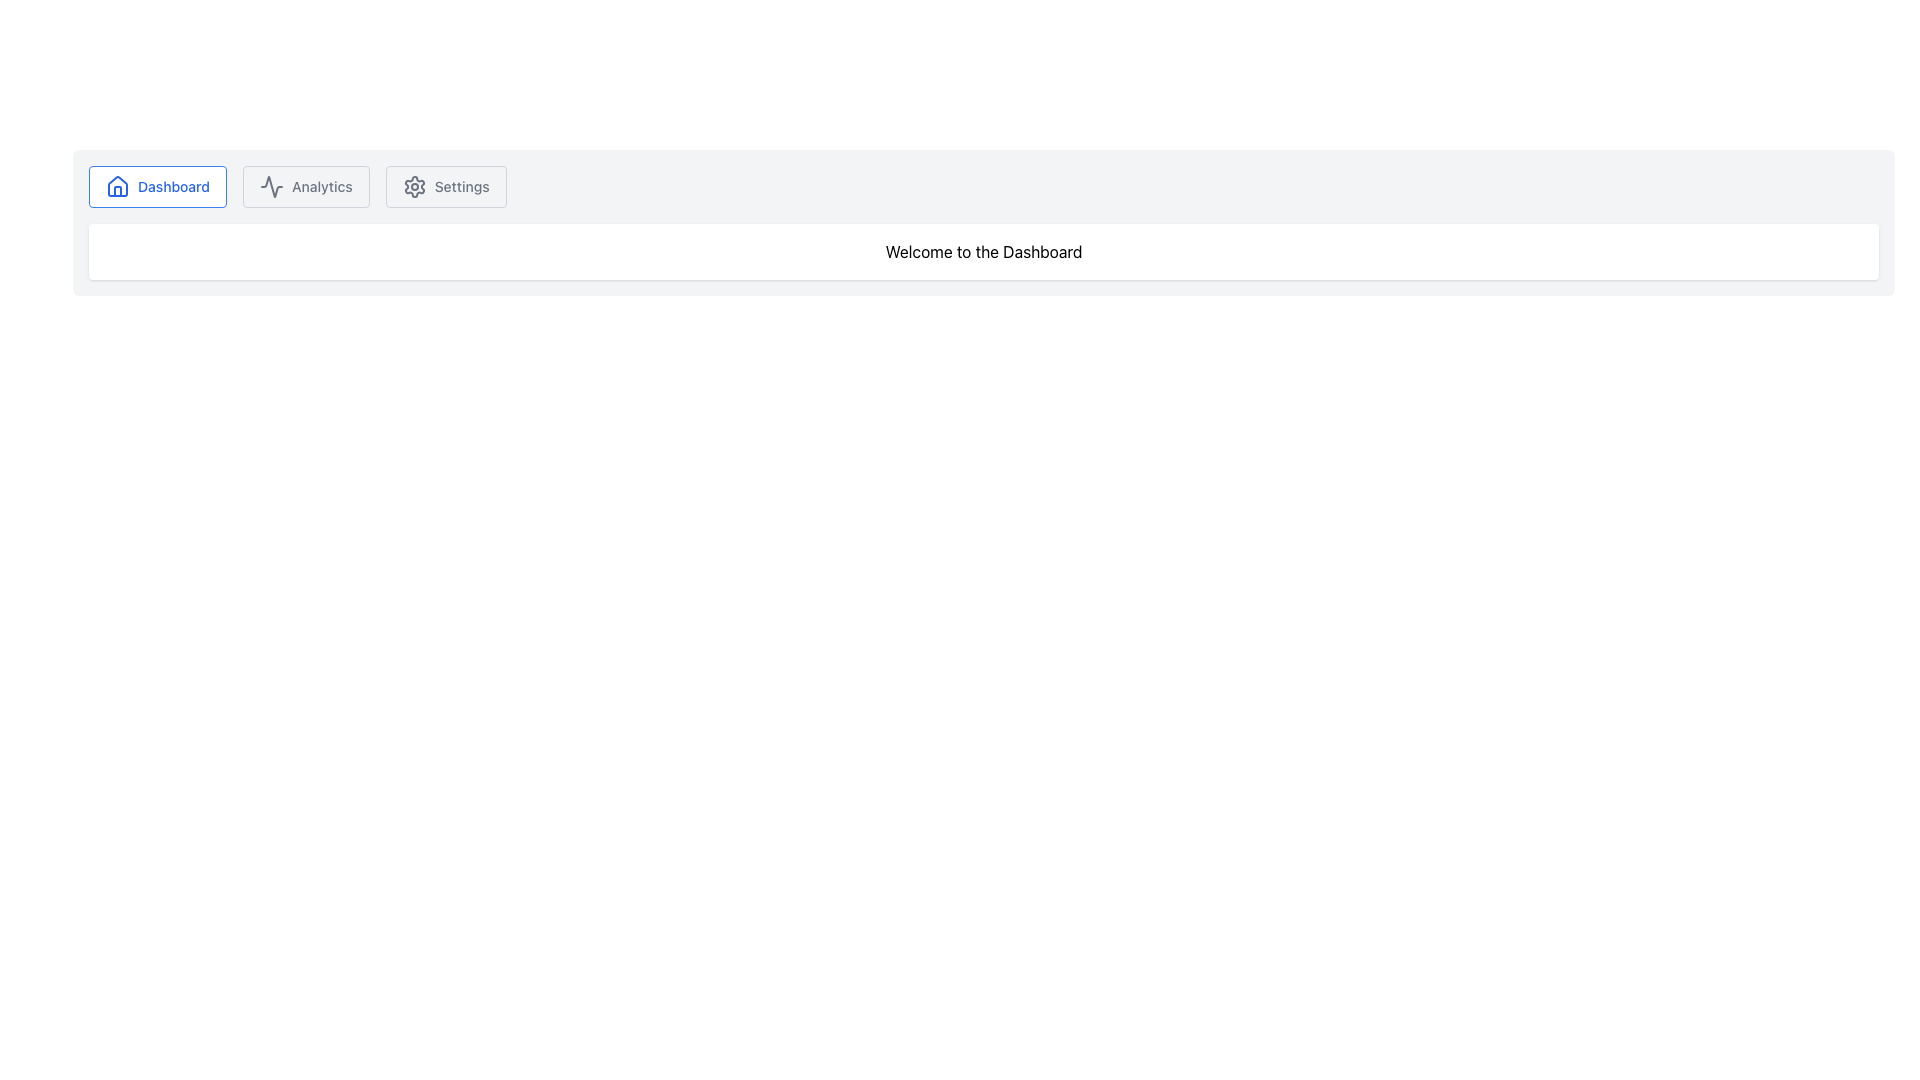 This screenshot has width=1920, height=1080. I want to click on the 'Analytics' button, which is the second button in a row of three buttons at the top-left area of the interface, so click(305, 186).